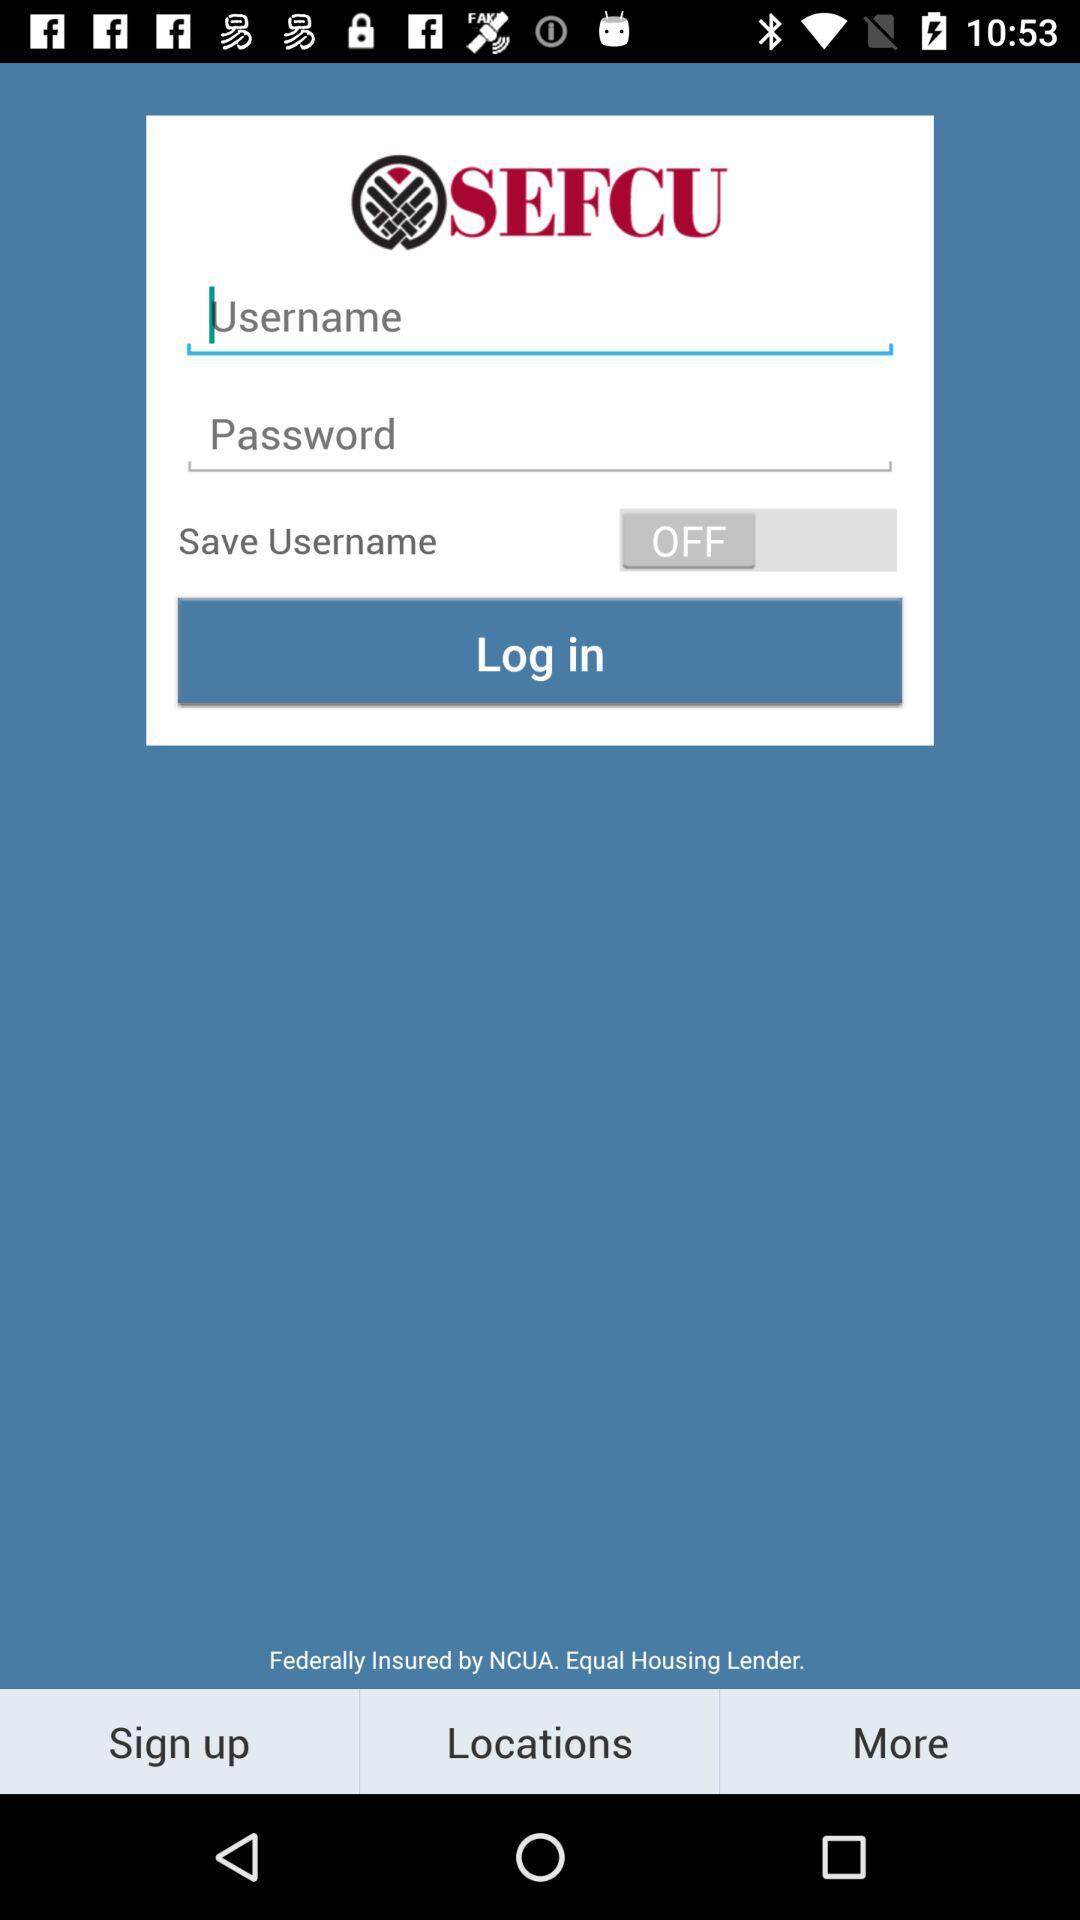 This screenshot has width=1080, height=1920. What do you see at coordinates (758, 539) in the screenshot?
I see `item to the right of save username item` at bounding box center [758, 539].